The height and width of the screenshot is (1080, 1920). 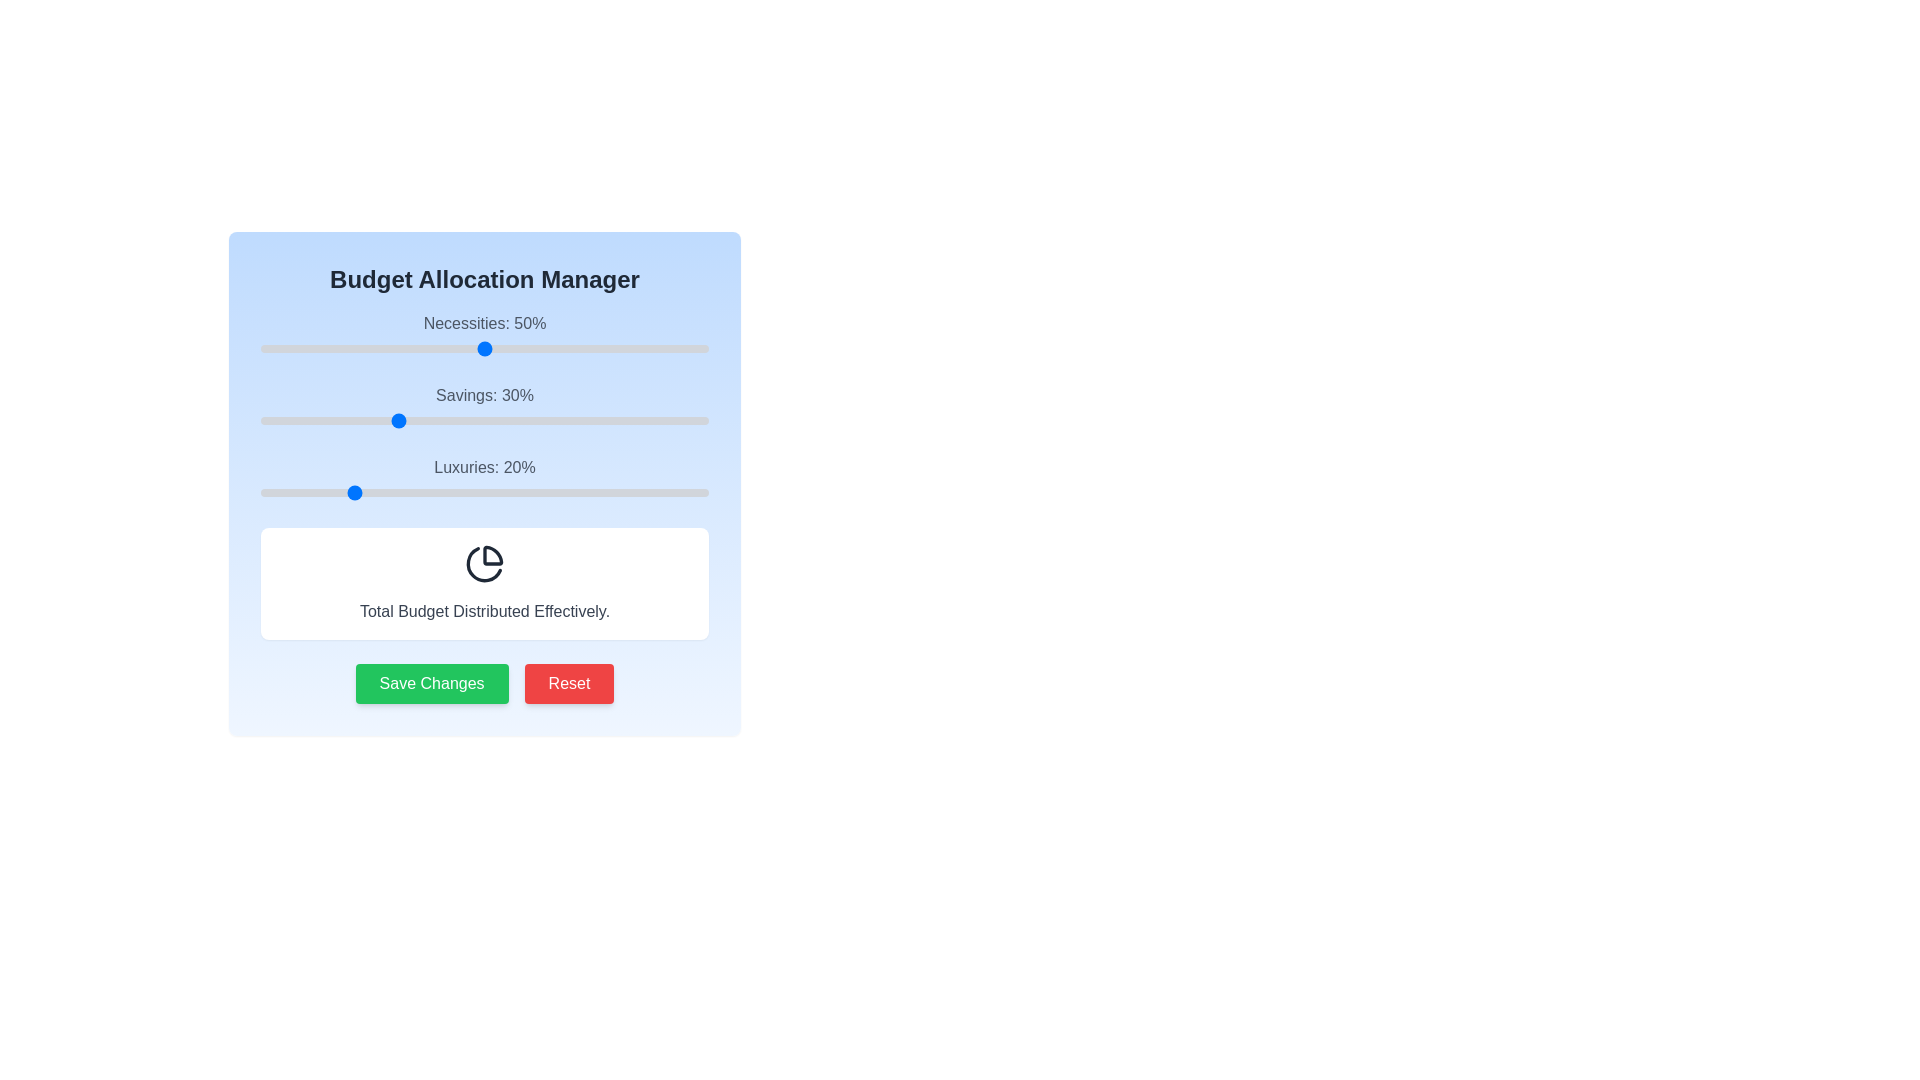 What do you see at coordinates (443, 419) in the screenshot?
I see `the savings percentage` at bounding box center [443, 419].